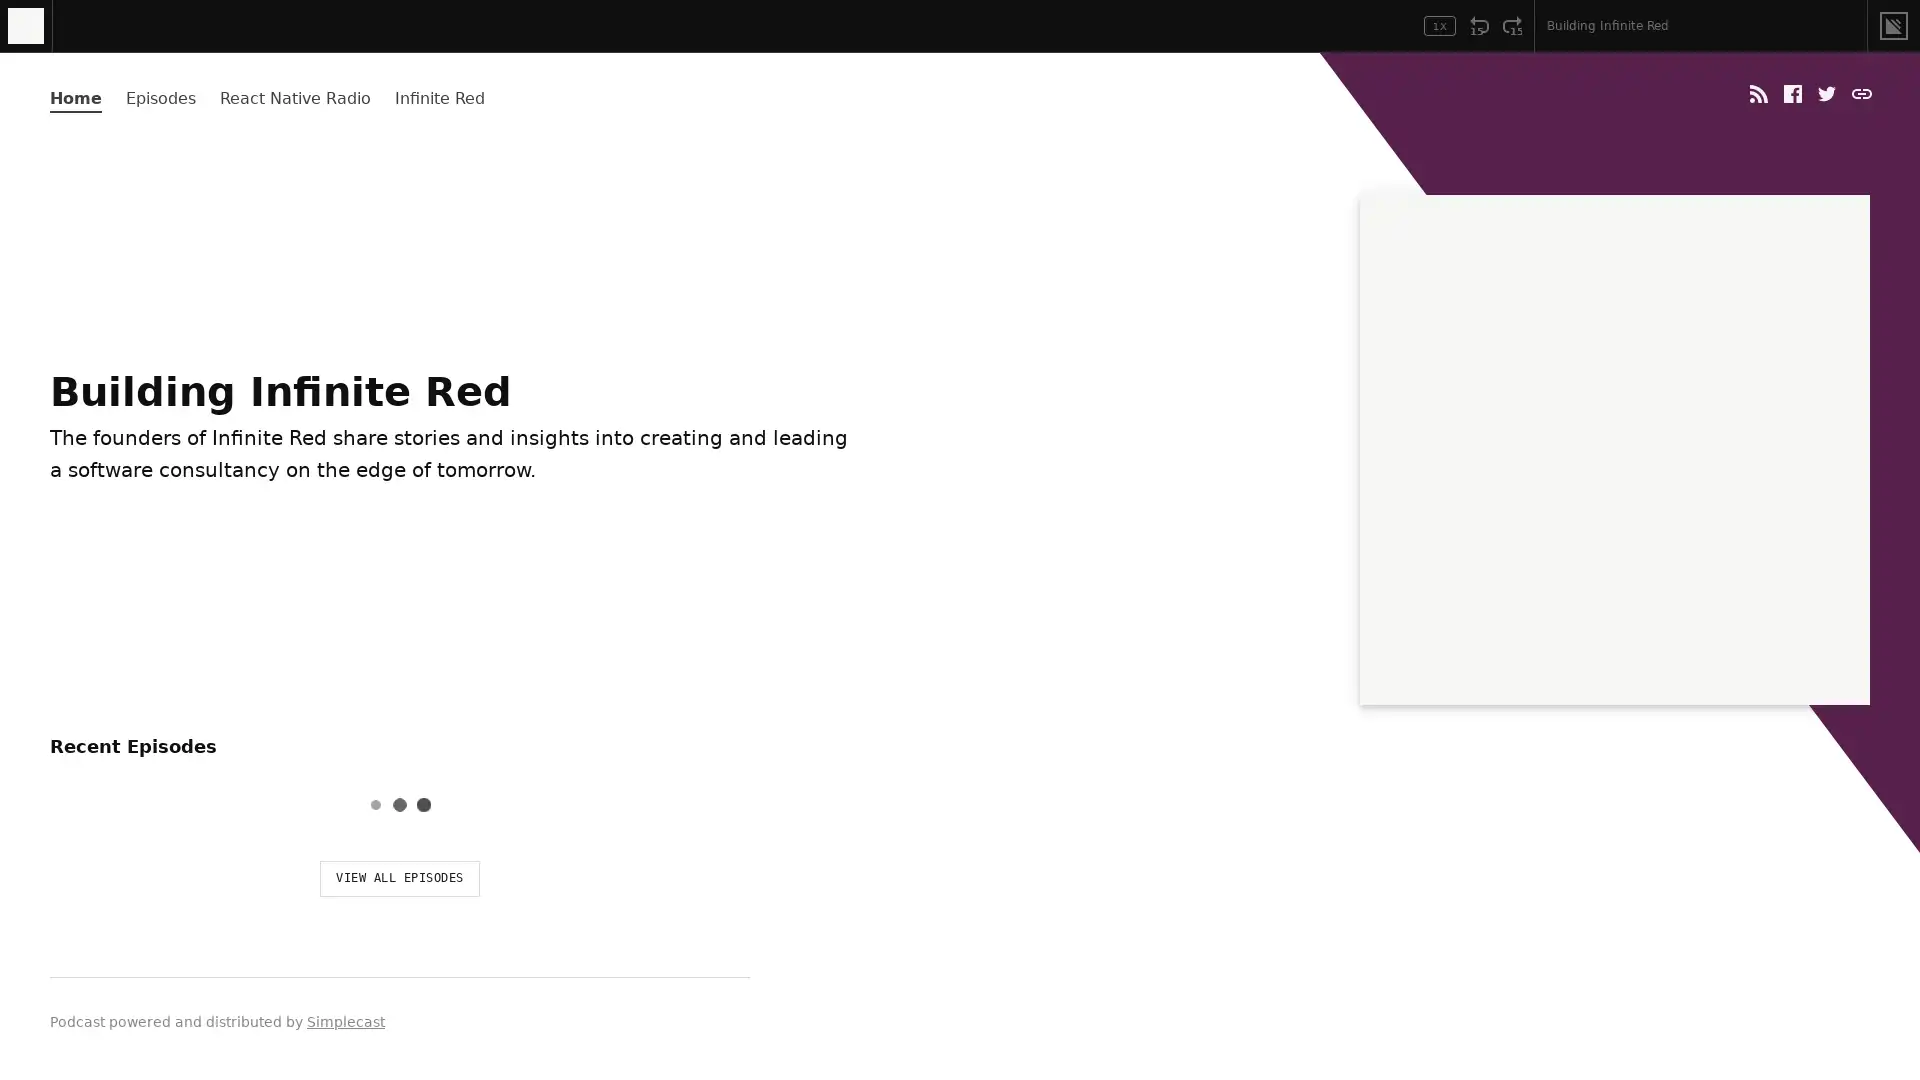 This screenshot has width=1920, height=1080. I want to click on Play, so click(76, 26).